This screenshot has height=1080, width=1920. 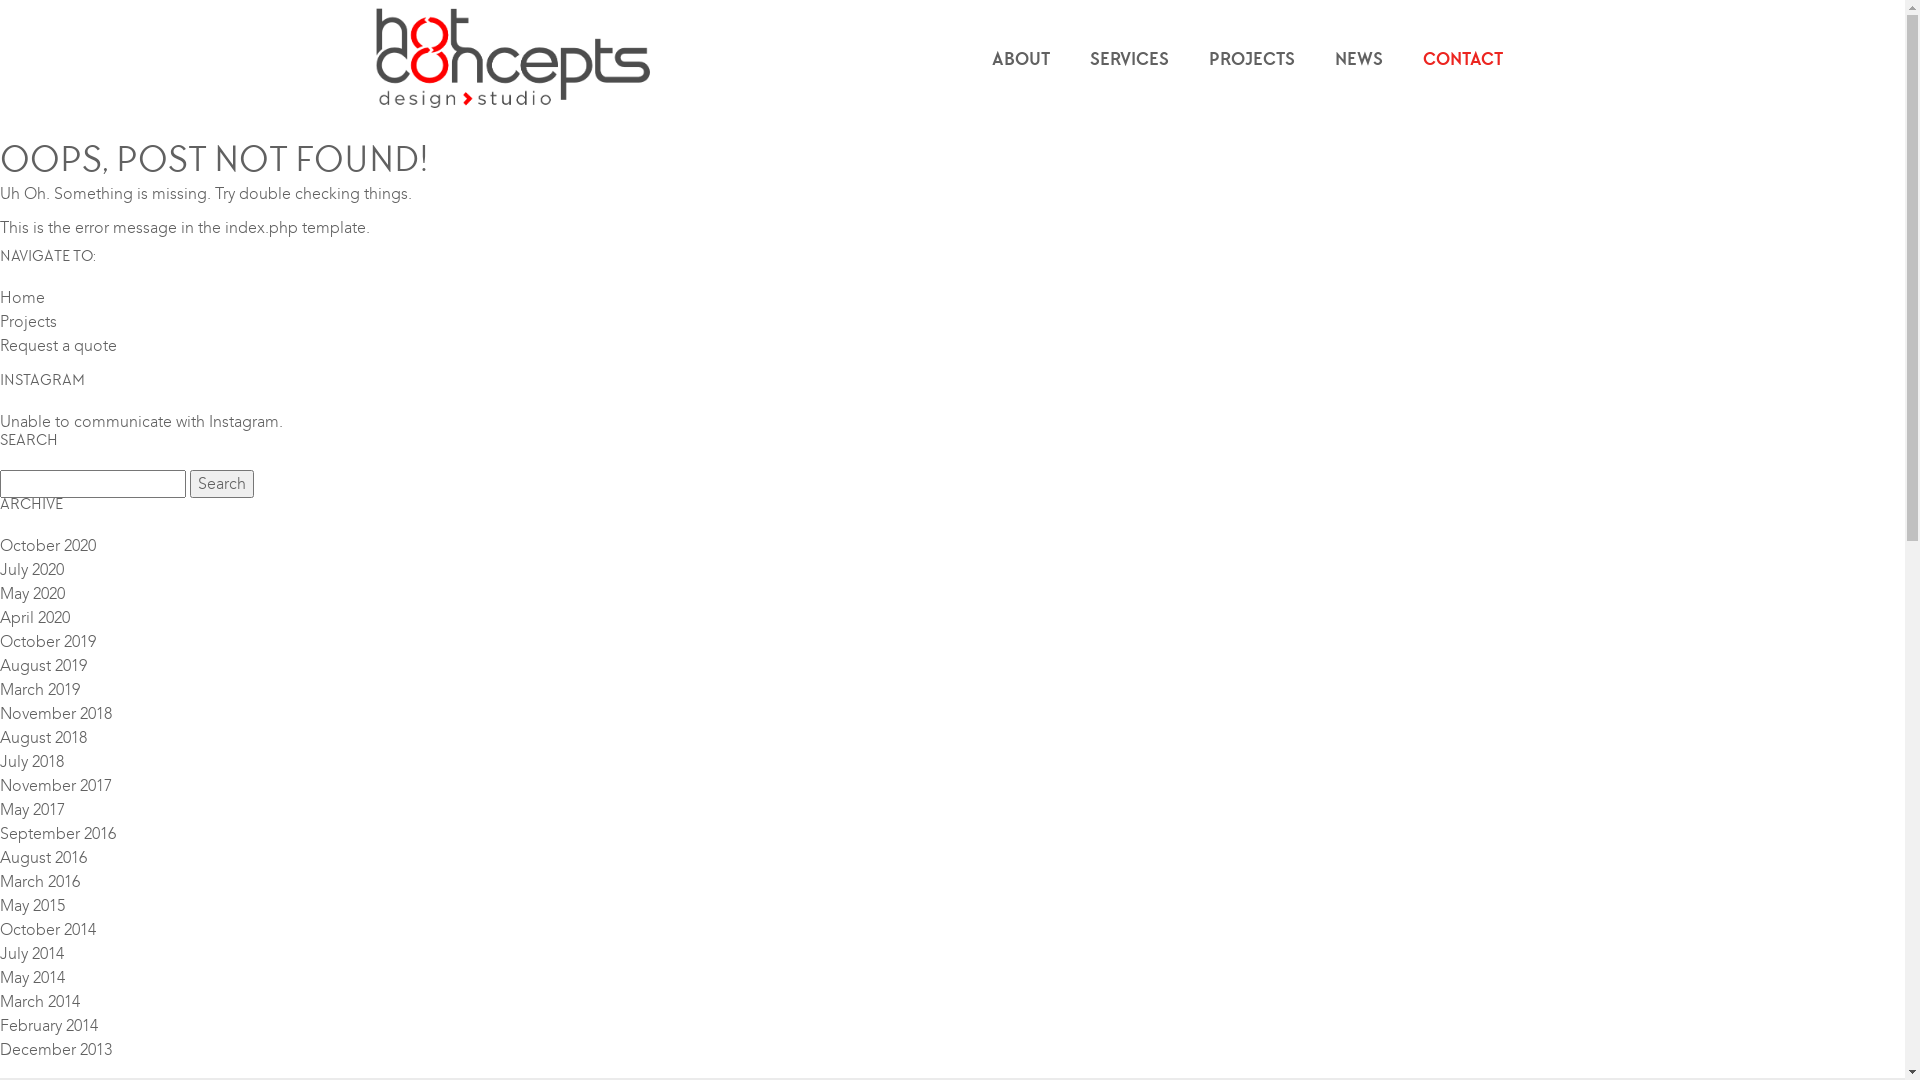 What do you see at coordinates (48, 1026) in the screenshot?
I see `'February 2014'` at bounding box center [48, 1026].